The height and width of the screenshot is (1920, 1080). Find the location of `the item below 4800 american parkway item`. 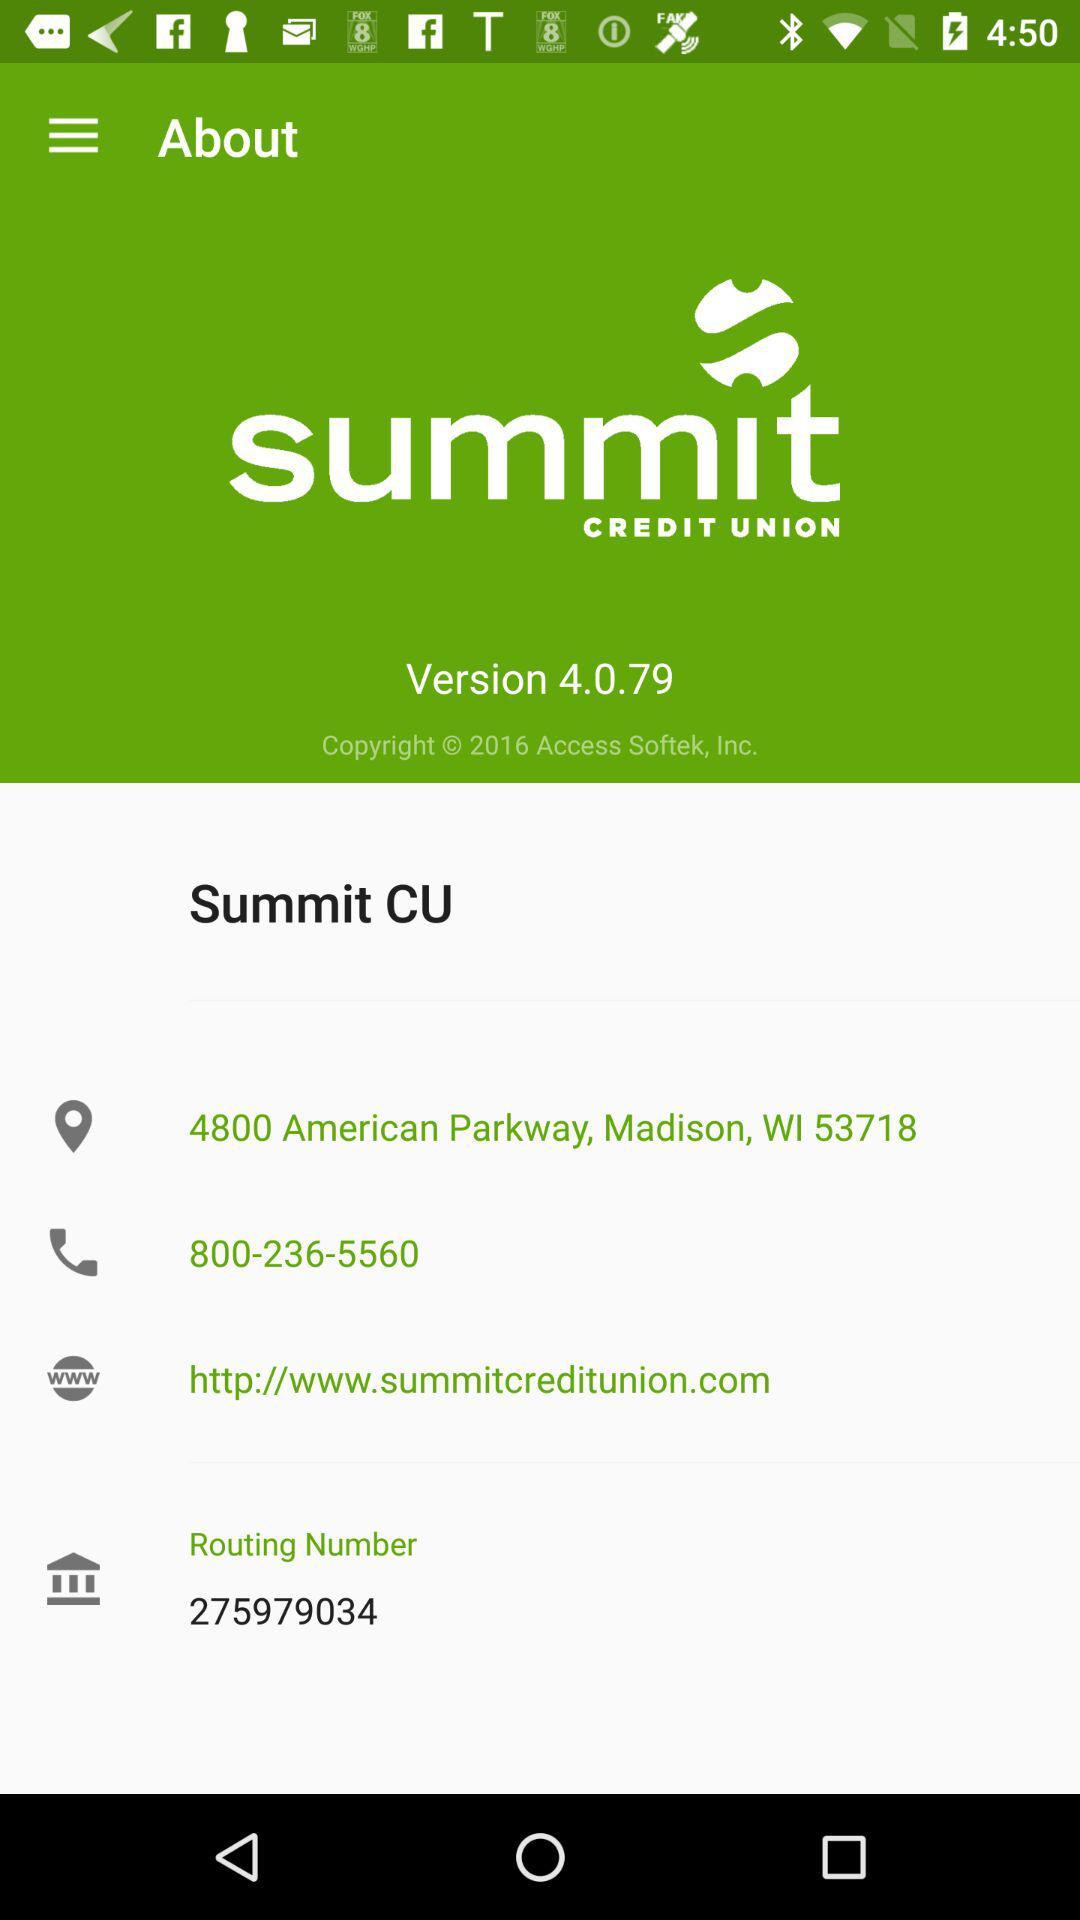

the item below 4800 american parkway item is located at coordinates (612, 1251).